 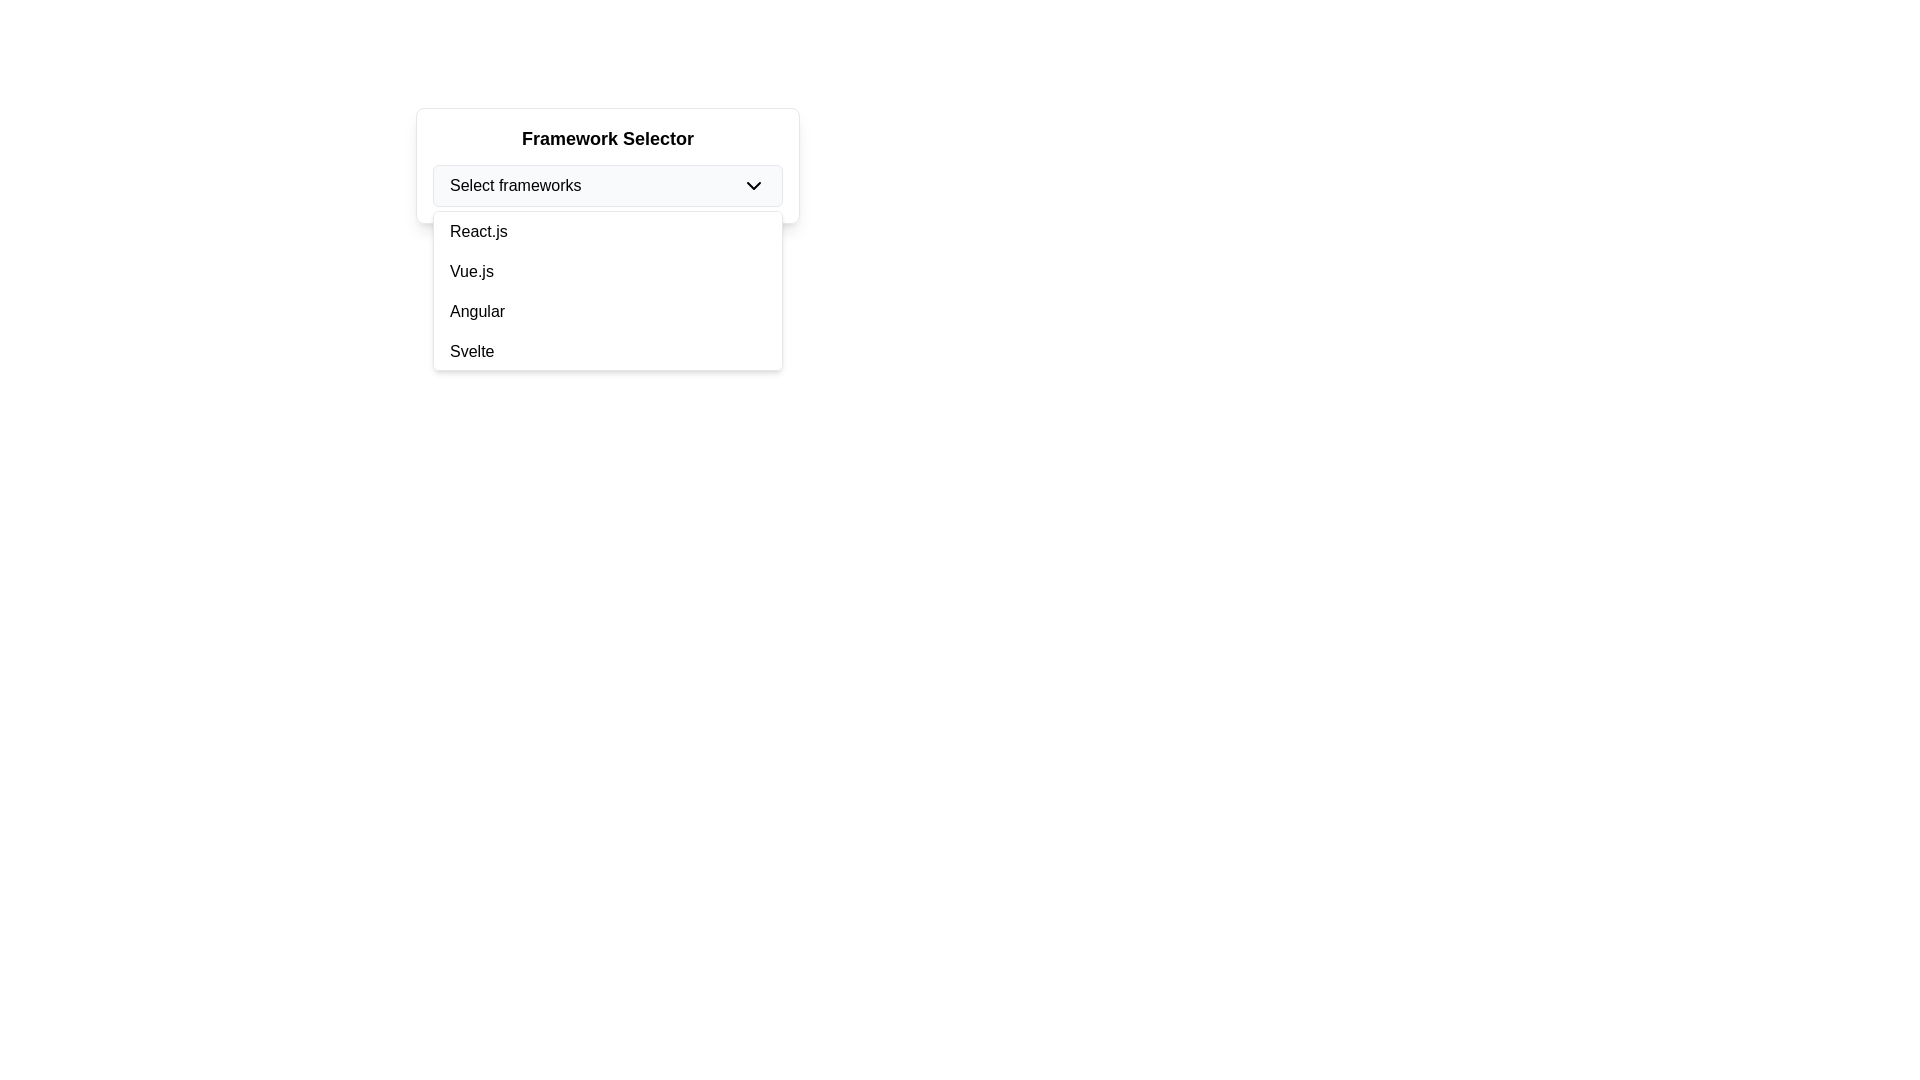 I want to click on the downward-pointing chevron icon on the right side of the 'Select frameworks' button, so click(x=752, y=185).